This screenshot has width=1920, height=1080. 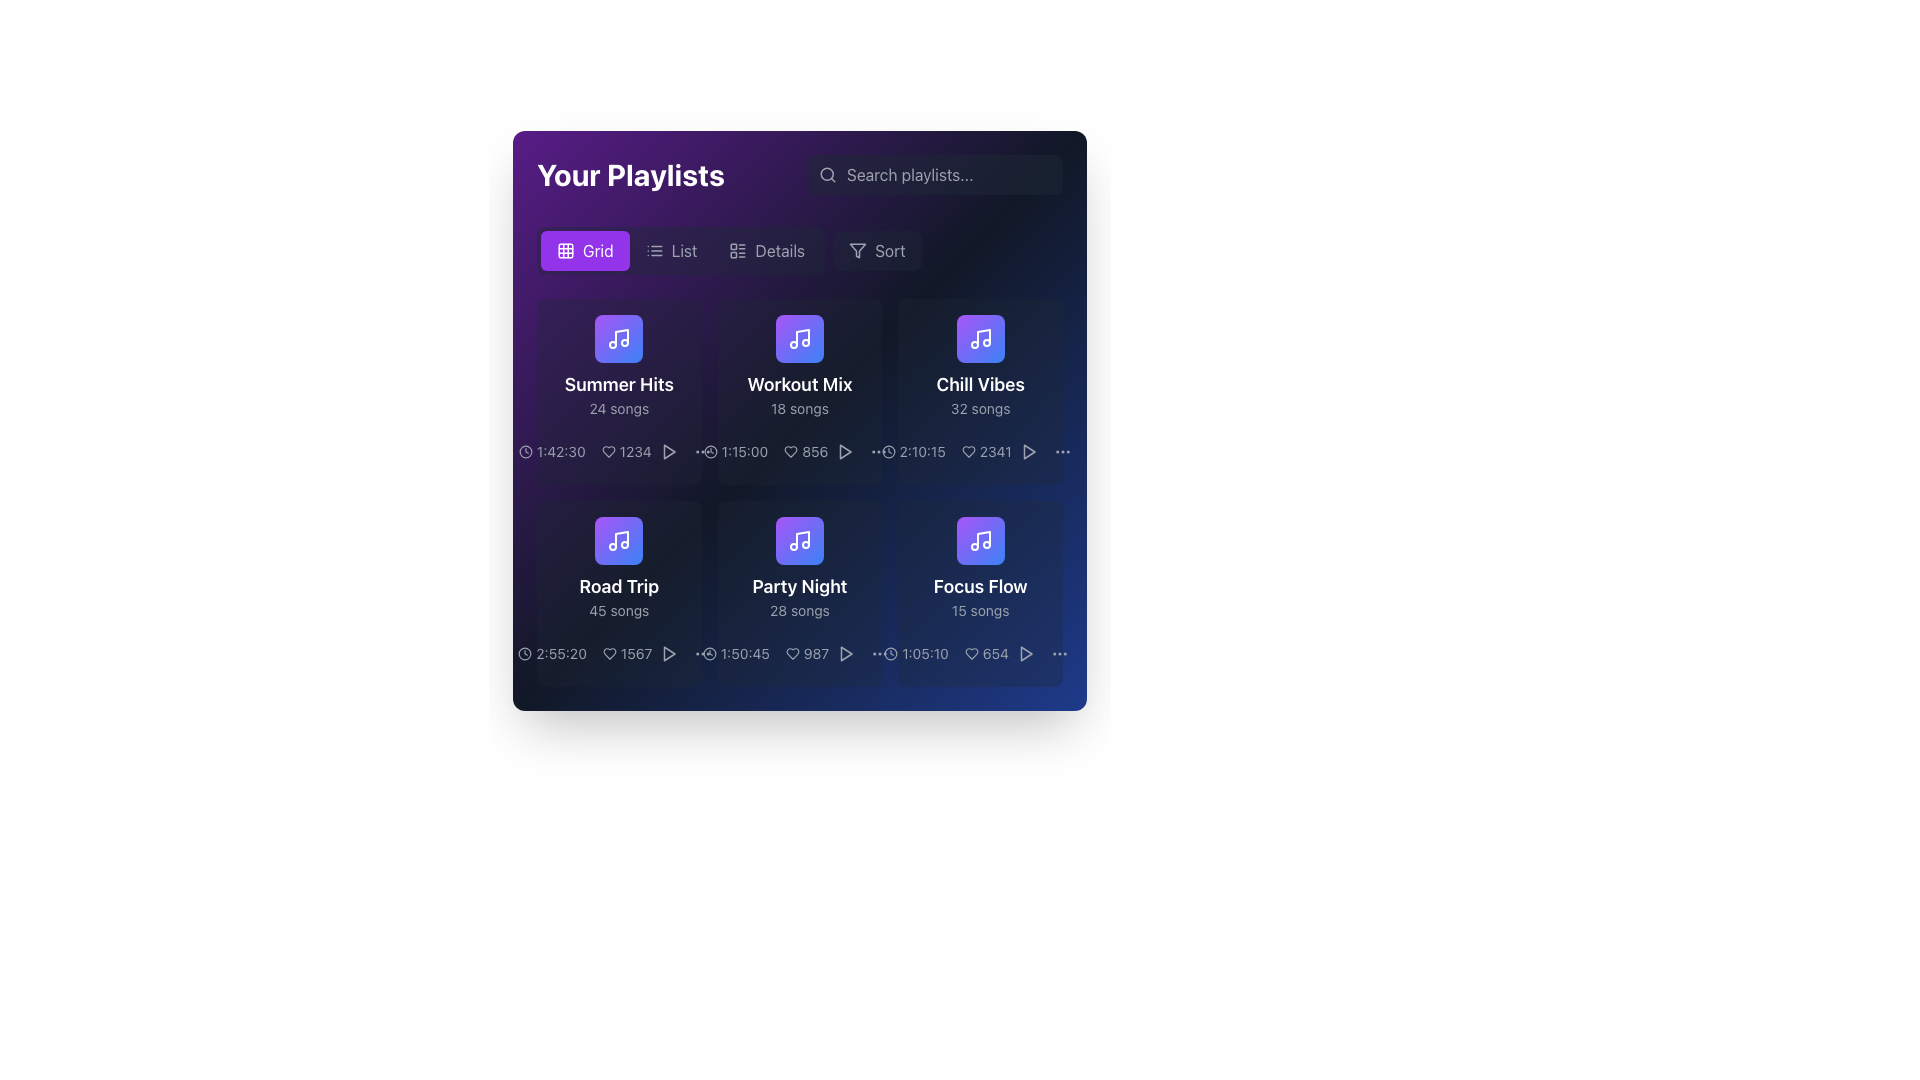 What do you see at coordinates (980, 392) in the screenshot?
I see `to select the playlist item titled 'Chill Vibes', which displays '32 songs' and features a gradient music note icon above the text` at bounding box center [980, 392].